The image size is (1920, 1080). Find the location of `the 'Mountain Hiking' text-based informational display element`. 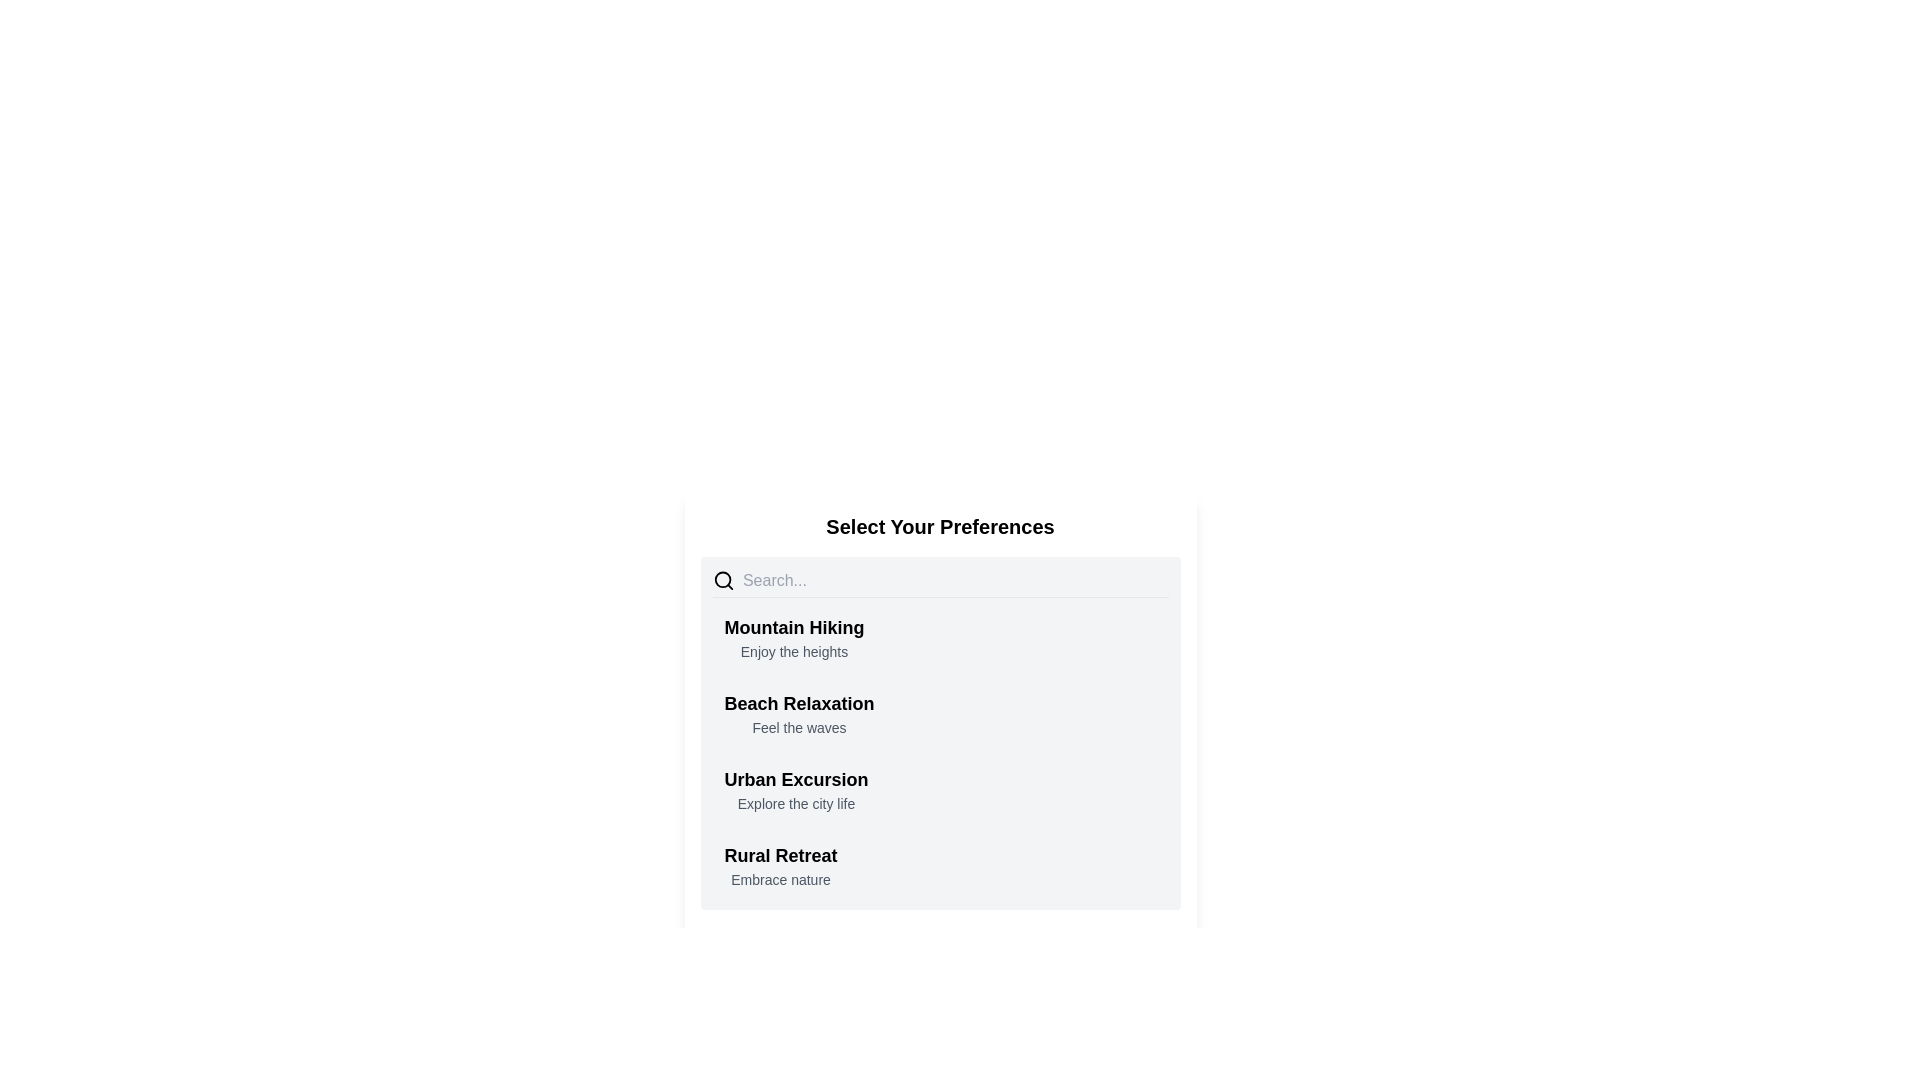

the 'Mountain Hiking' text-based informational display element is located at coordinates (793, 637).